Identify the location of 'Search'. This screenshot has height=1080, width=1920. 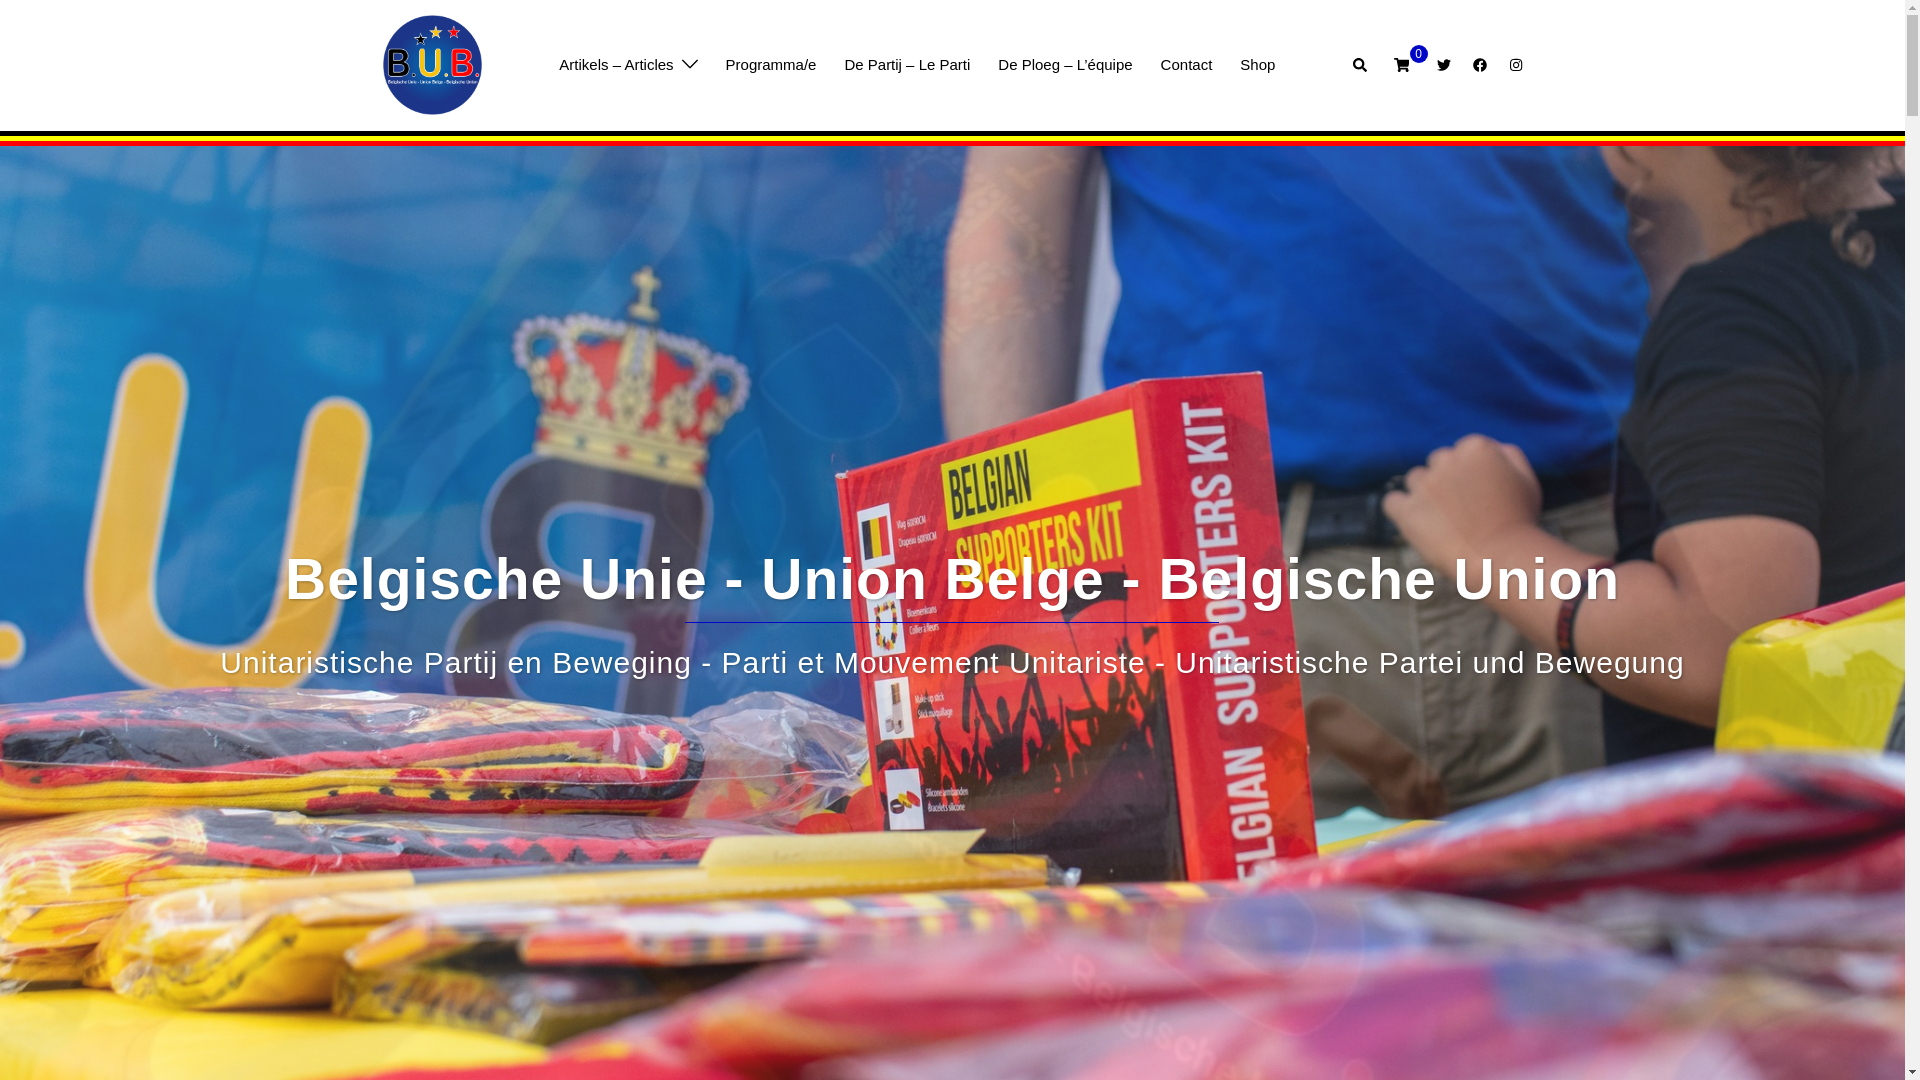
(1352, 63).